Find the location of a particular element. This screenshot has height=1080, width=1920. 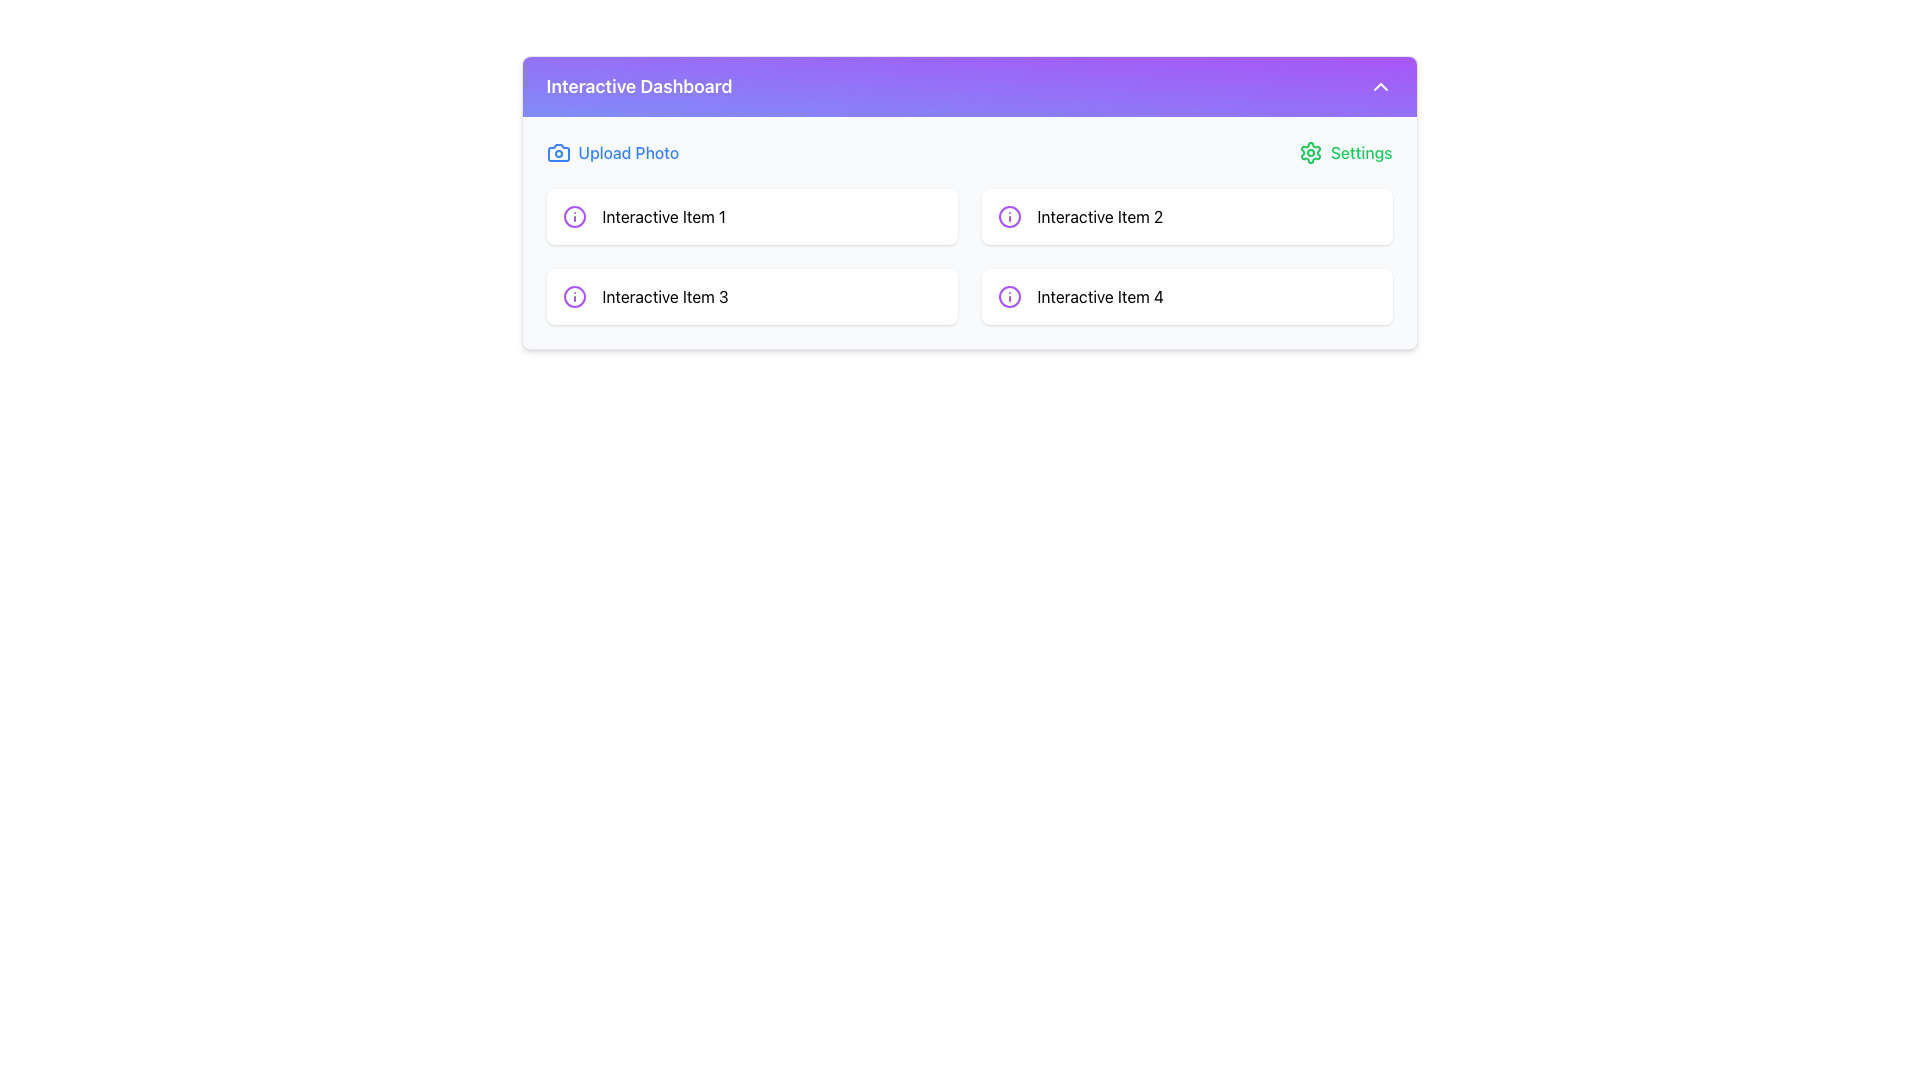

the gear icon located to the left of the 'Settings' text in the top bar is located at coordinates (1310, 152).